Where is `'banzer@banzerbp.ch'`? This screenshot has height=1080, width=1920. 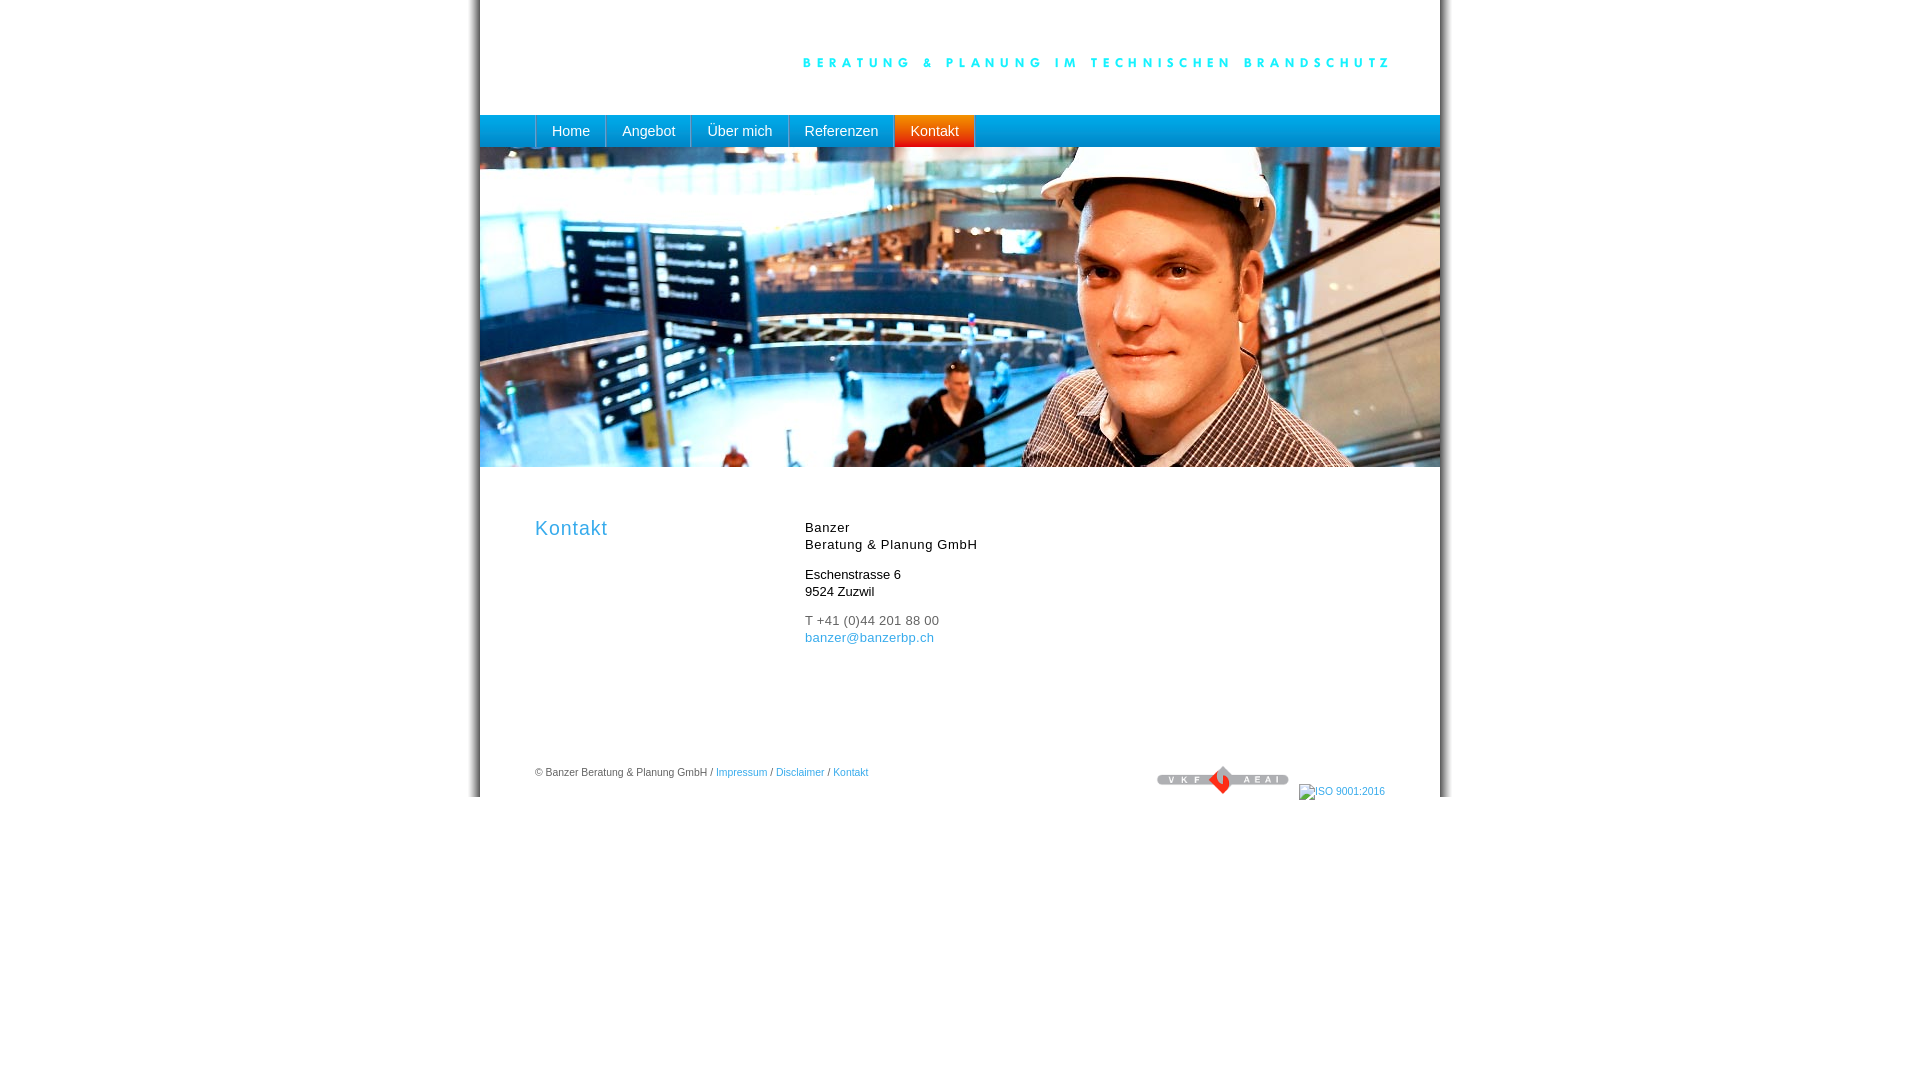
'banzer@banzerbp.ch' is located at coordinates (869, 637).